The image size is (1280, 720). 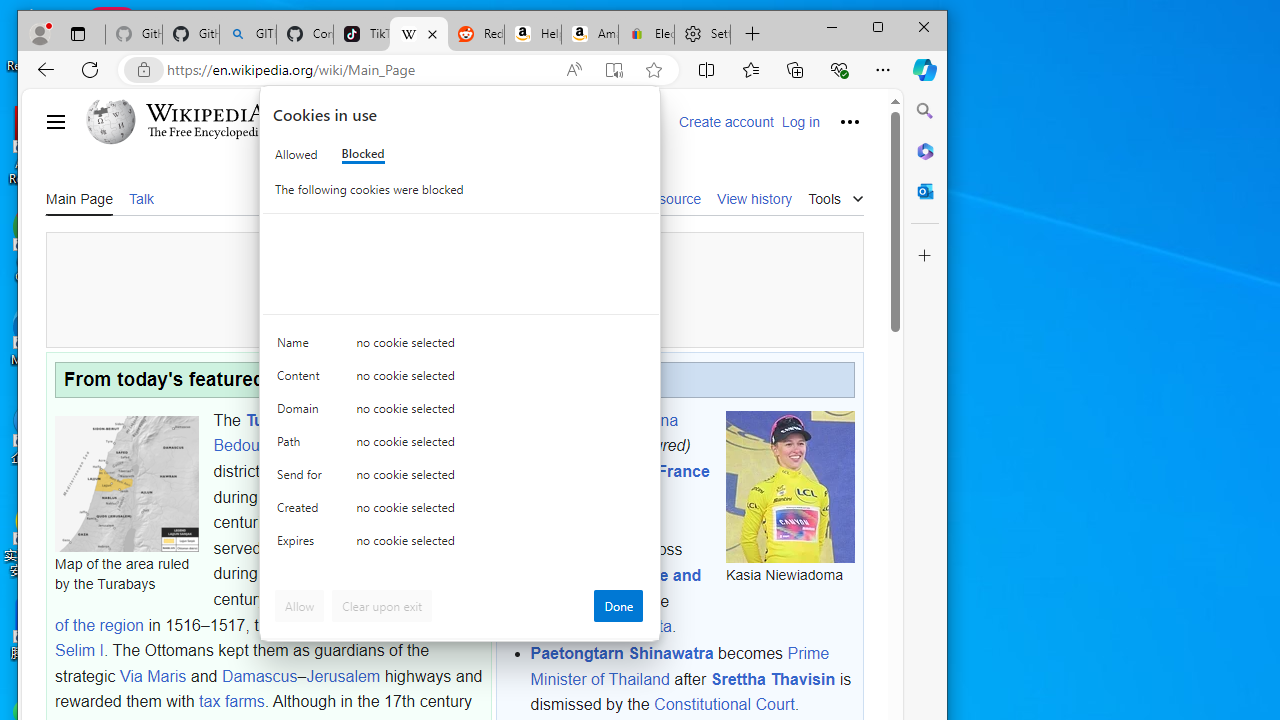 What do you see at coordinates (301, 545) in the screenshot?
I see `'Expires'` at bounding box center [301, 545].